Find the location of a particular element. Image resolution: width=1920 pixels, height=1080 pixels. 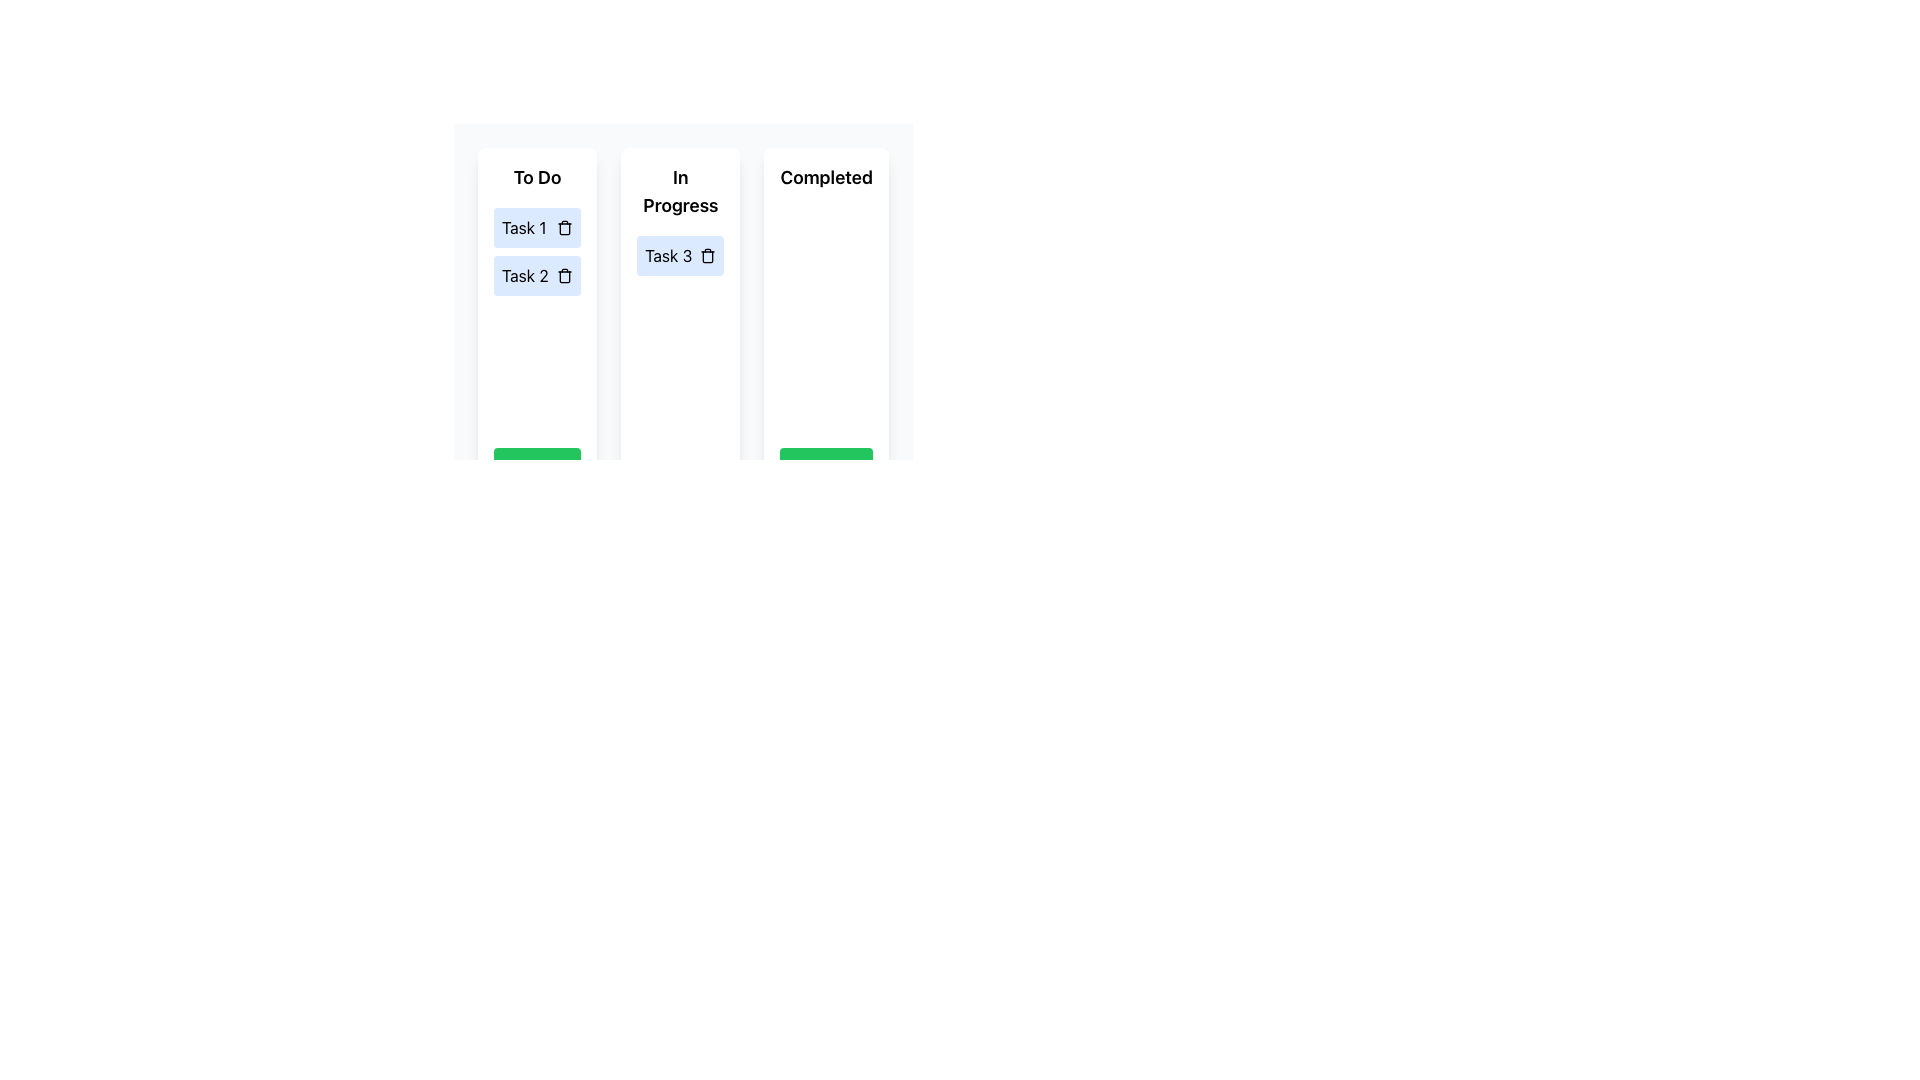

the trashcan-shaped icon button located at the right end of the 'Task 2' entry row in the 'To Do' column is located at coordinates (564, 276).